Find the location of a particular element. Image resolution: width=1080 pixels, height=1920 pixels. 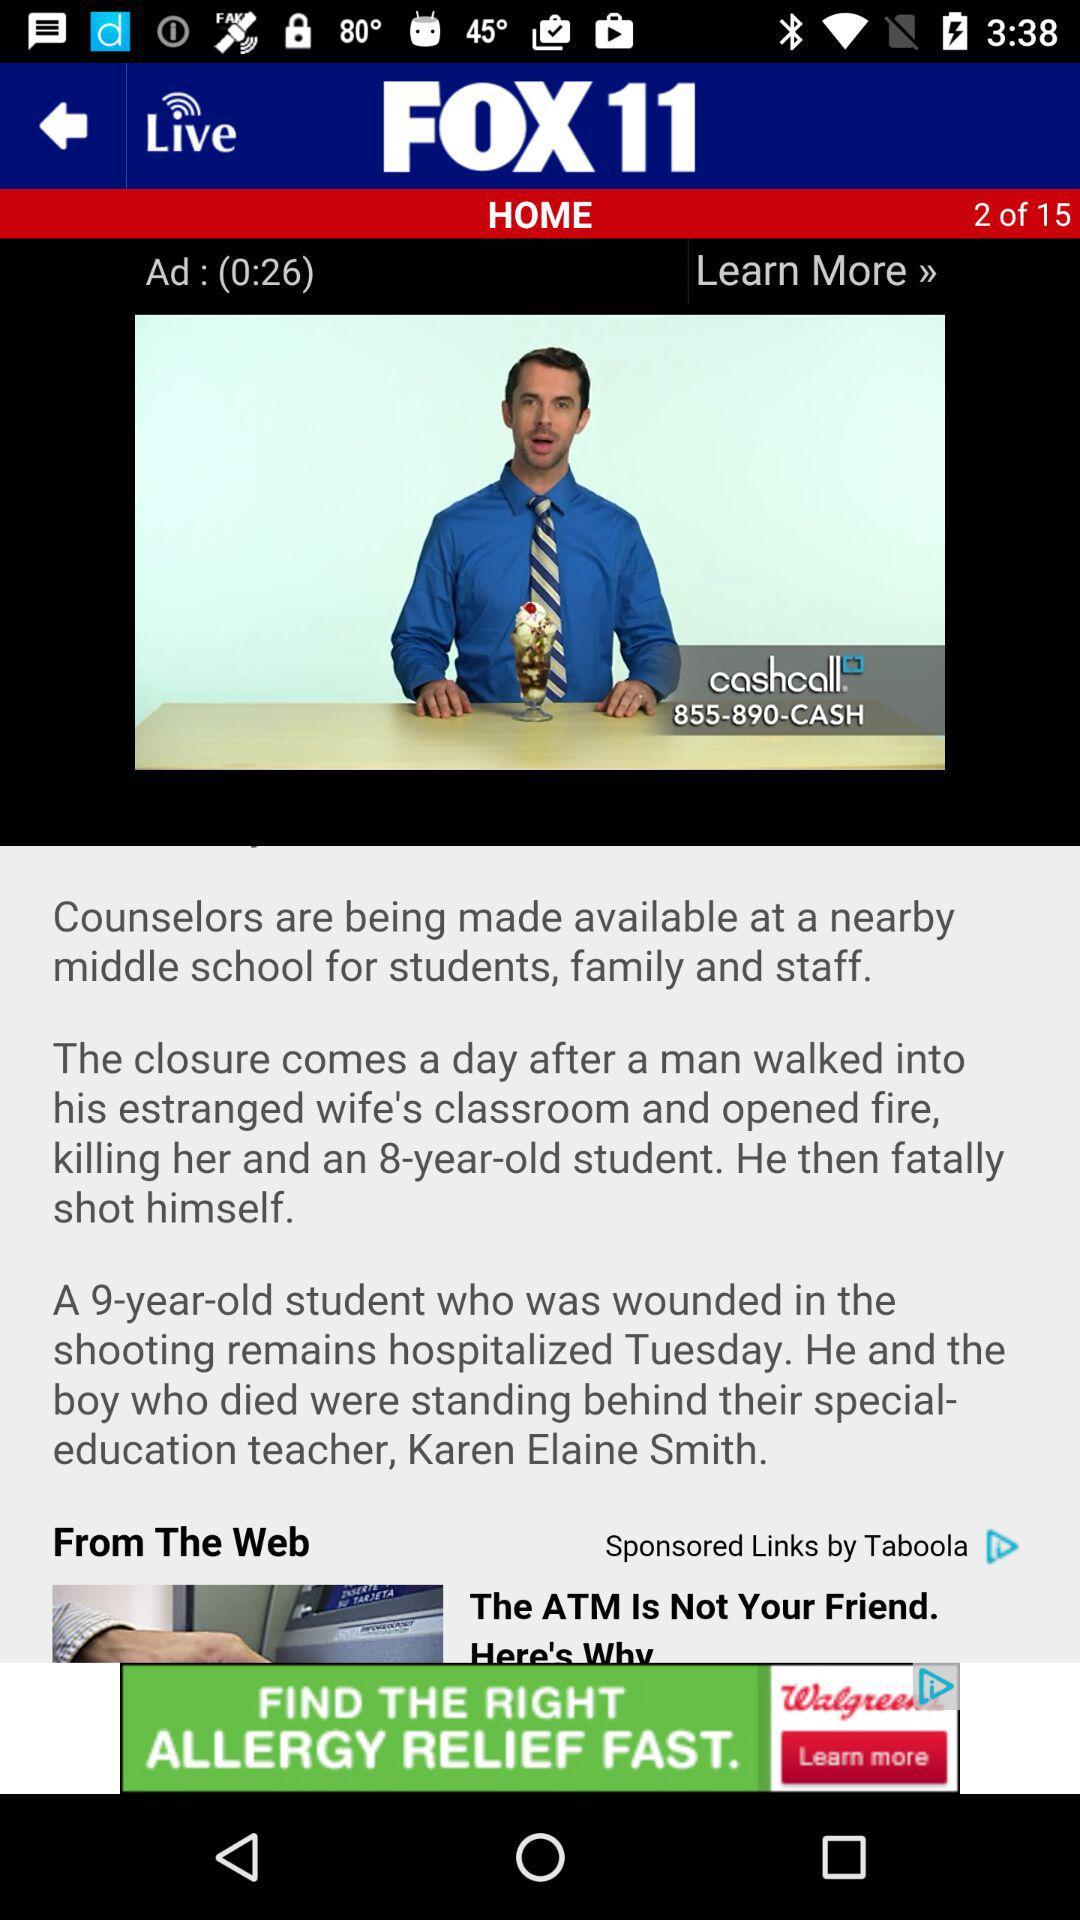

the arrow_backward icon is located at coordinates (61, 124).